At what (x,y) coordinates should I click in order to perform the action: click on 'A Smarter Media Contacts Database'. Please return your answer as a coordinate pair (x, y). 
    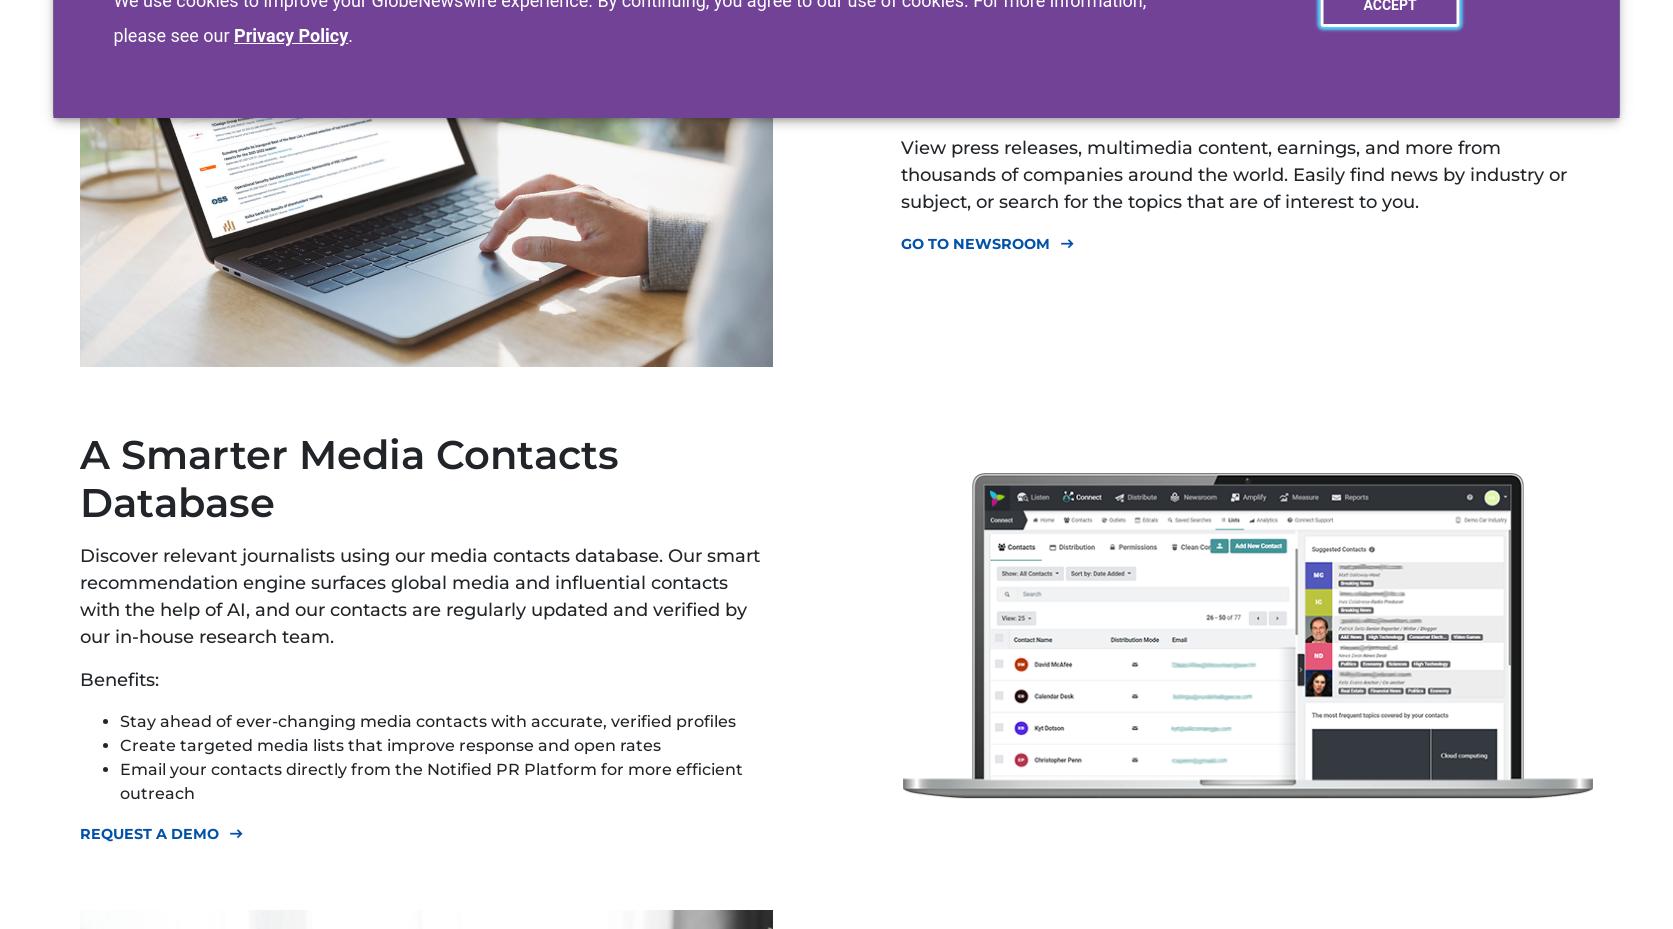
    Looking at the image, I should click on (349, 478).